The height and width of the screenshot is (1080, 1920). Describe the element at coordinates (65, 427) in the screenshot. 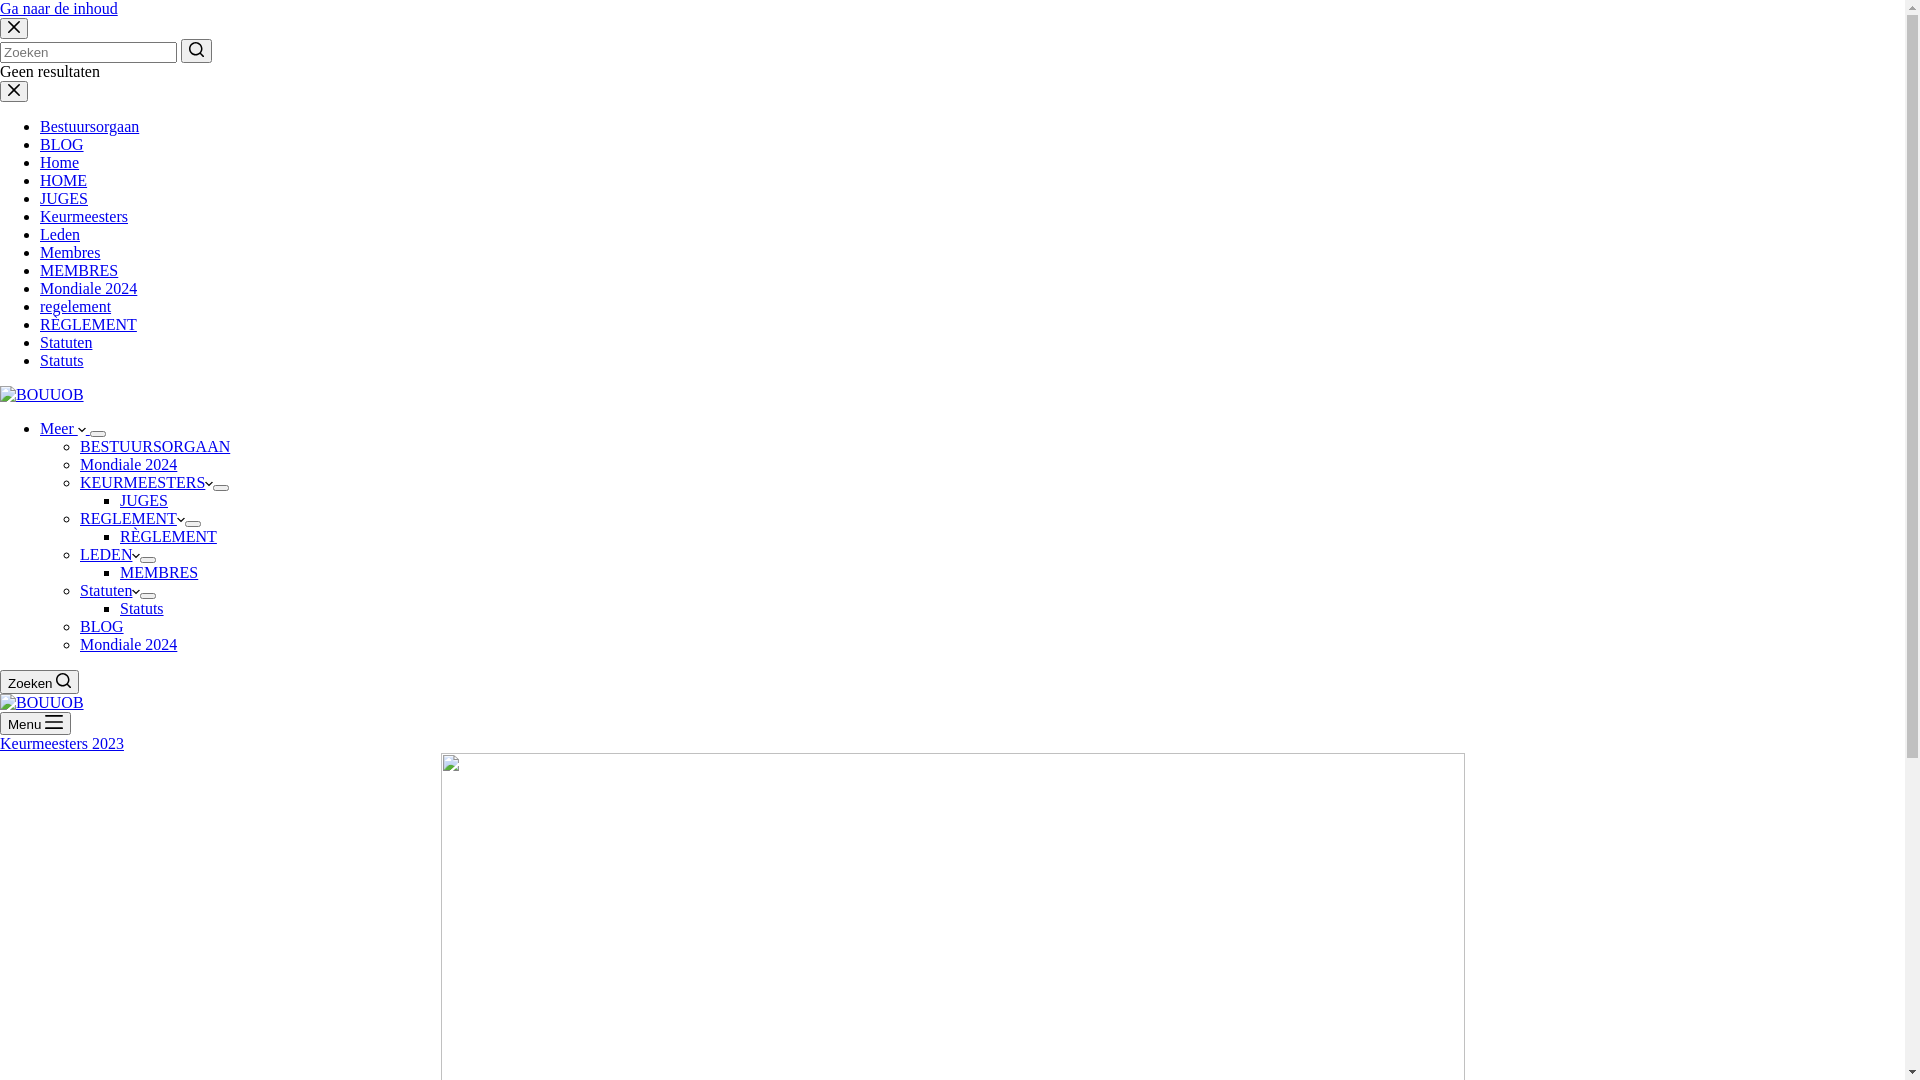

I see `'Meer'` at that location.